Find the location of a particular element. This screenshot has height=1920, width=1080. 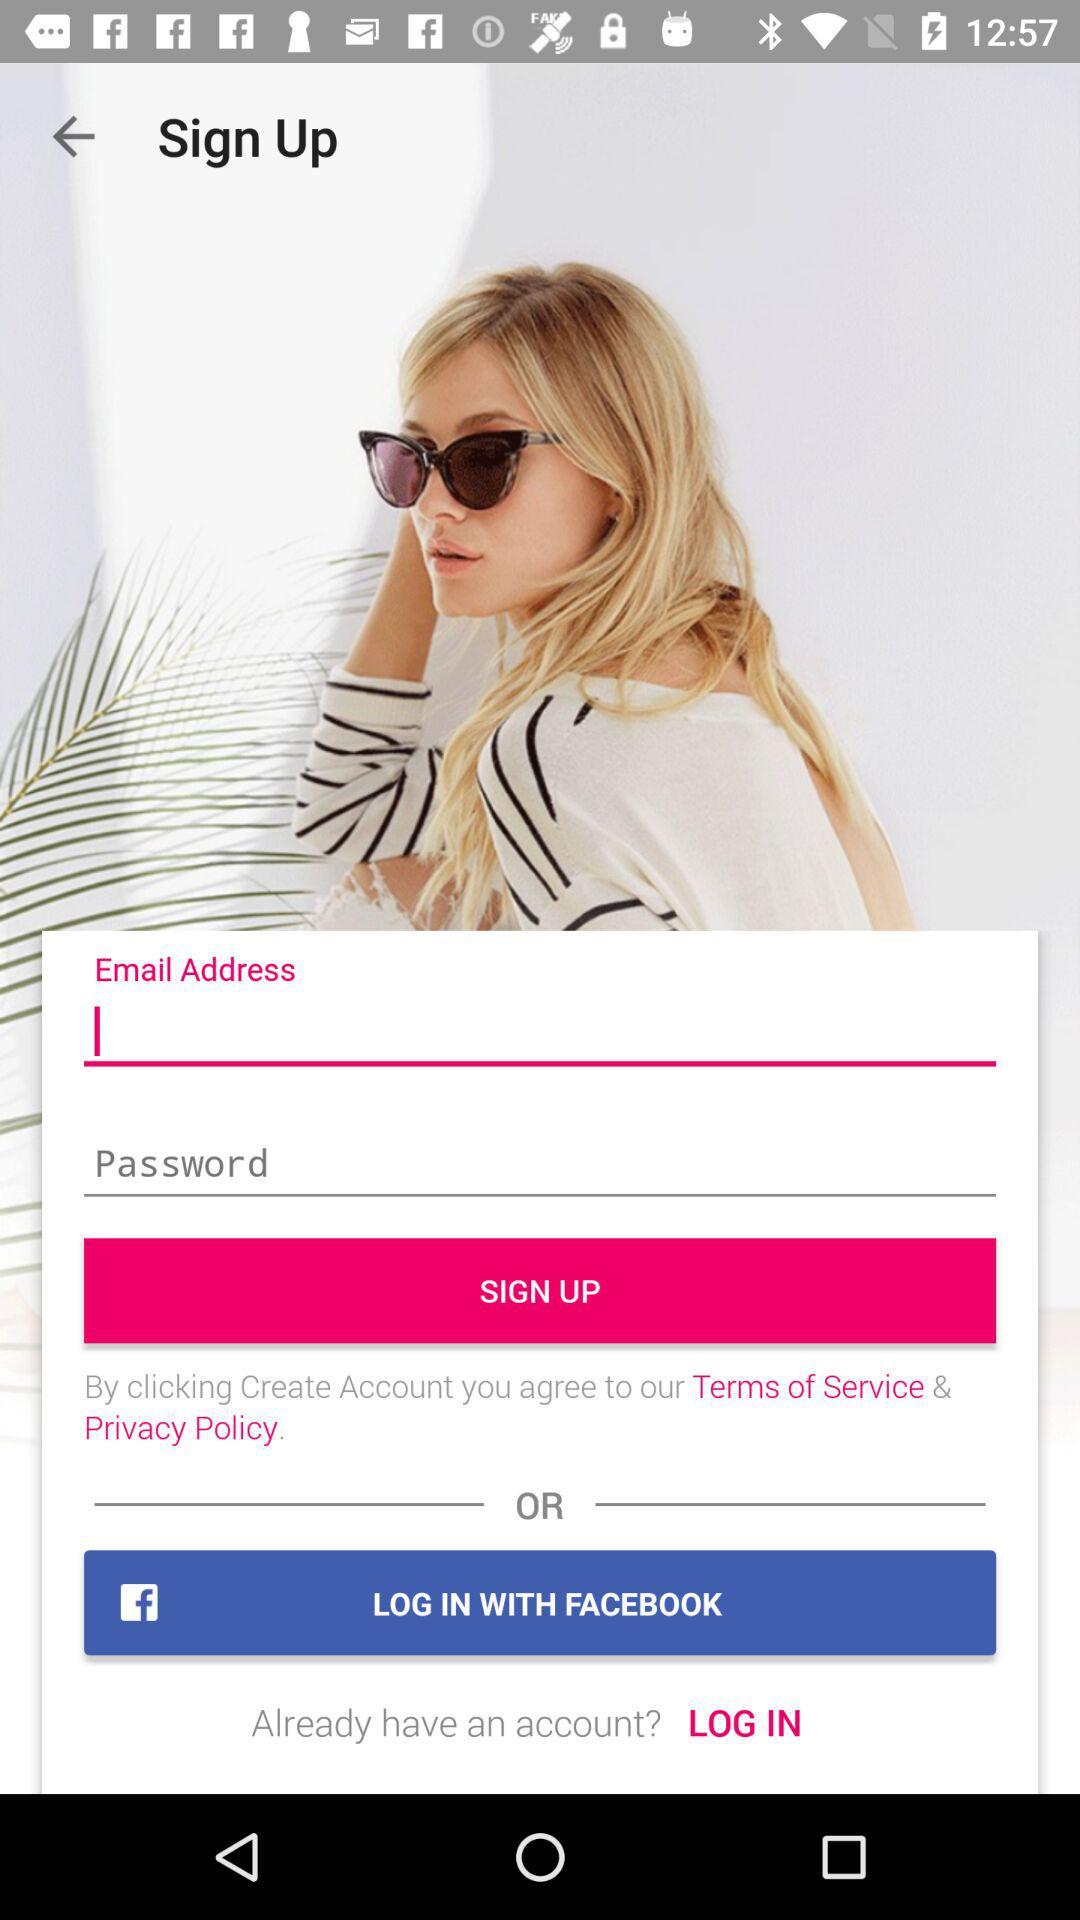

fill in the email address is located at coordinates (540, 1032).